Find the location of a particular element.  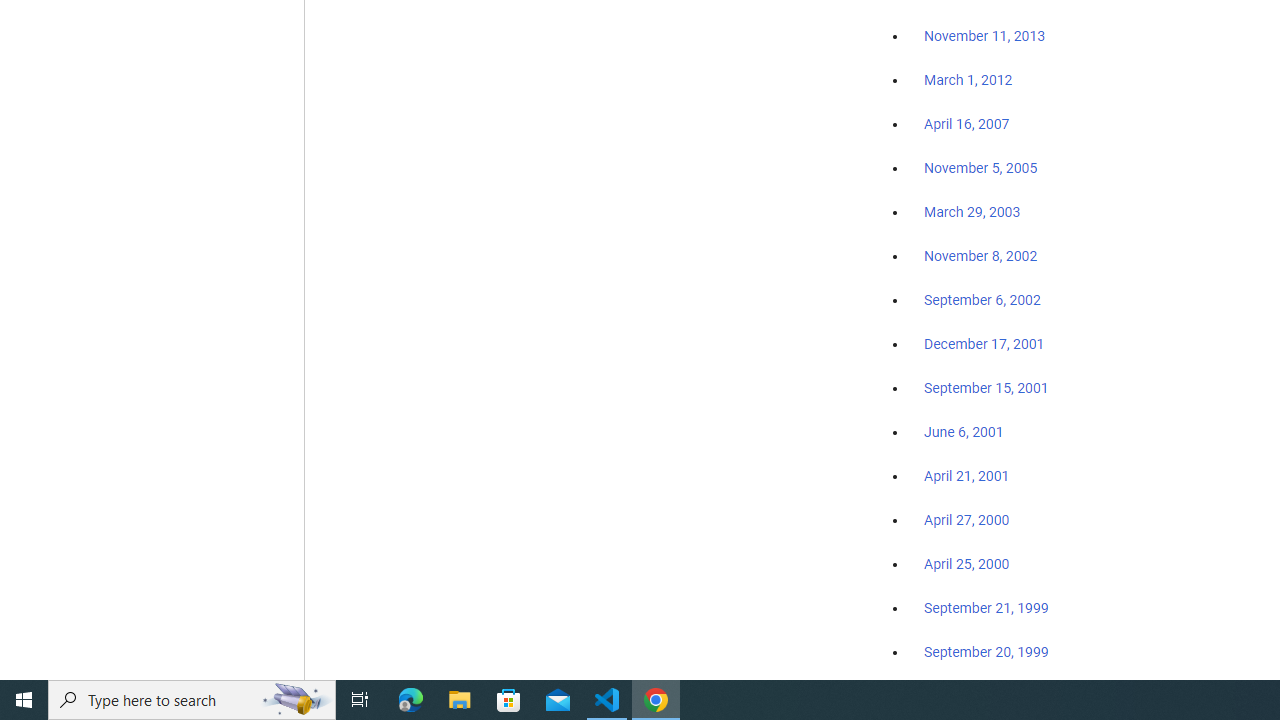

'September 15, 2001' is located at coordinates (986, 387).